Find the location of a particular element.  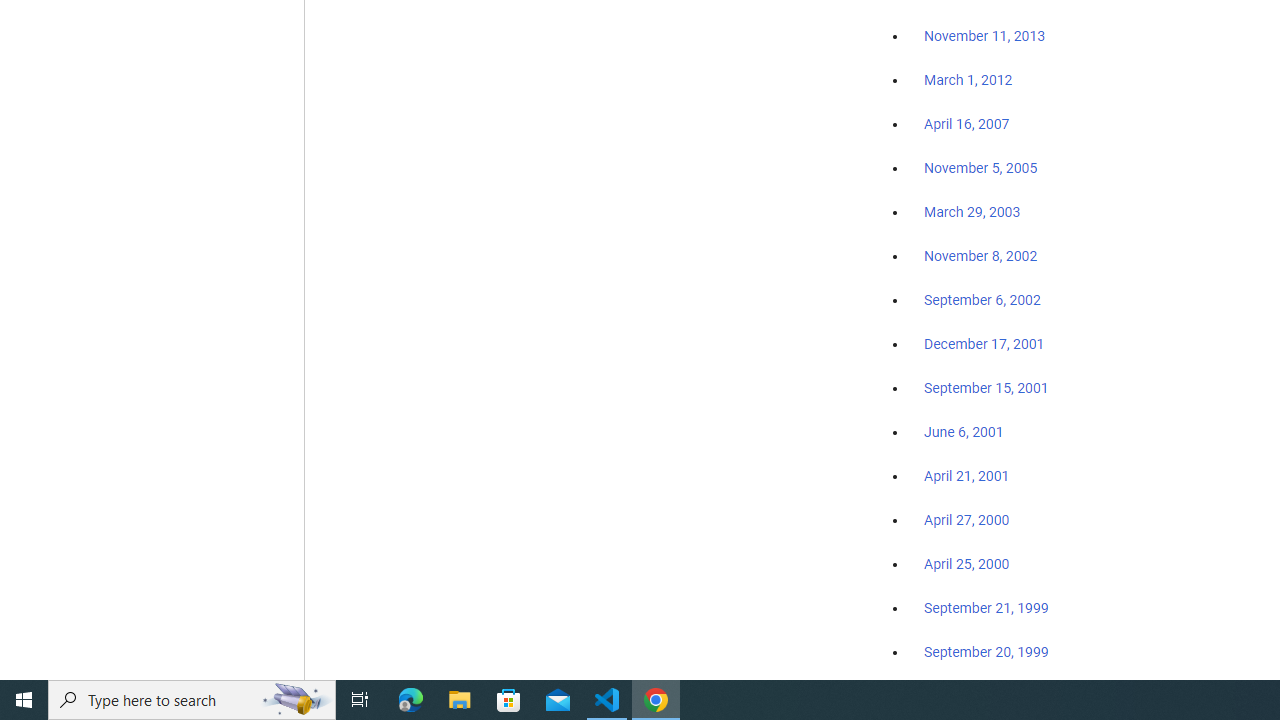

'September 15, 2001' is located at coordinates (986, 387).